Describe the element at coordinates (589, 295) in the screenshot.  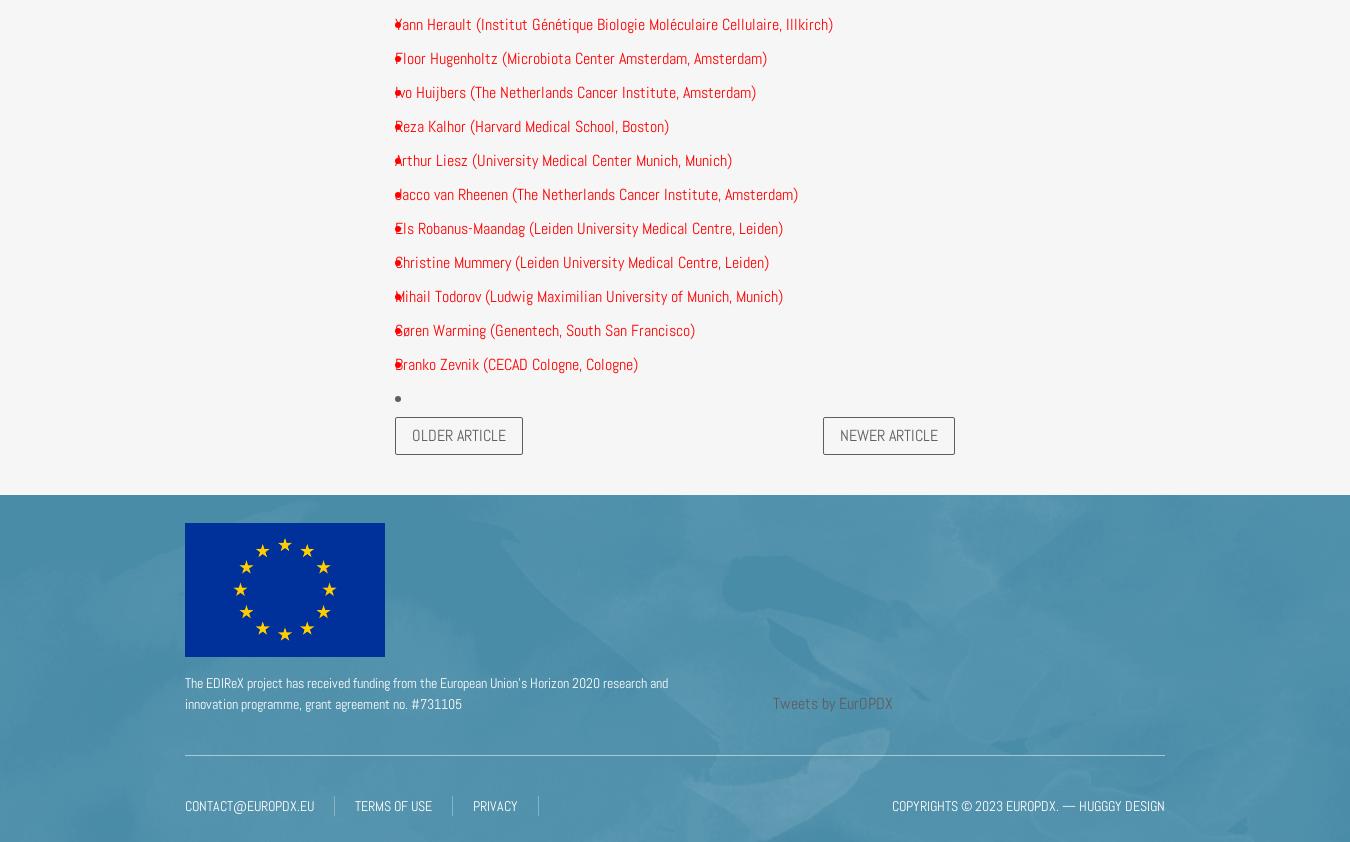
I see `'Mihail Todorov (Ludwig Maximilian University of Munich, Munich)'` at that location.